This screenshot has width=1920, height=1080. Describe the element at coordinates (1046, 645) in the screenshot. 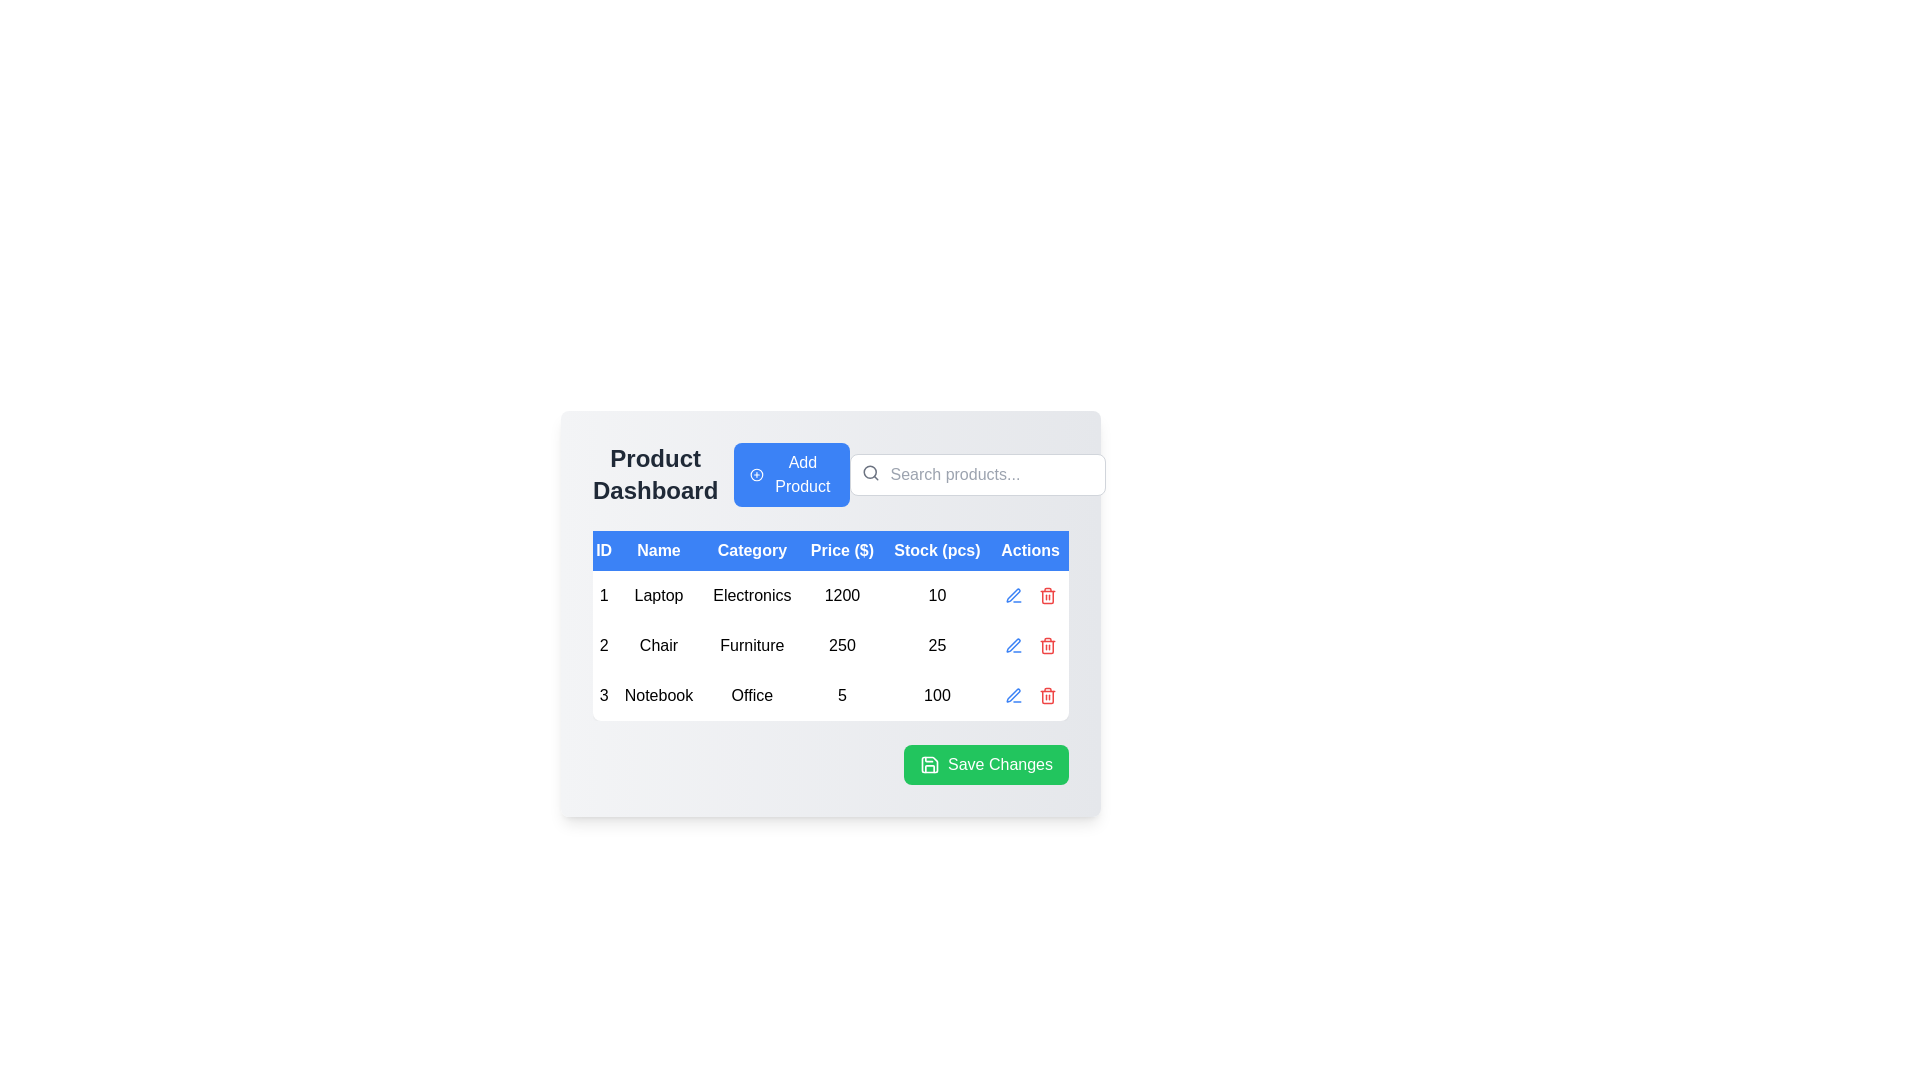

I see `the red trash bin icon in the 'Actions' column of the second row of the table to initiate the delete action` at that location.